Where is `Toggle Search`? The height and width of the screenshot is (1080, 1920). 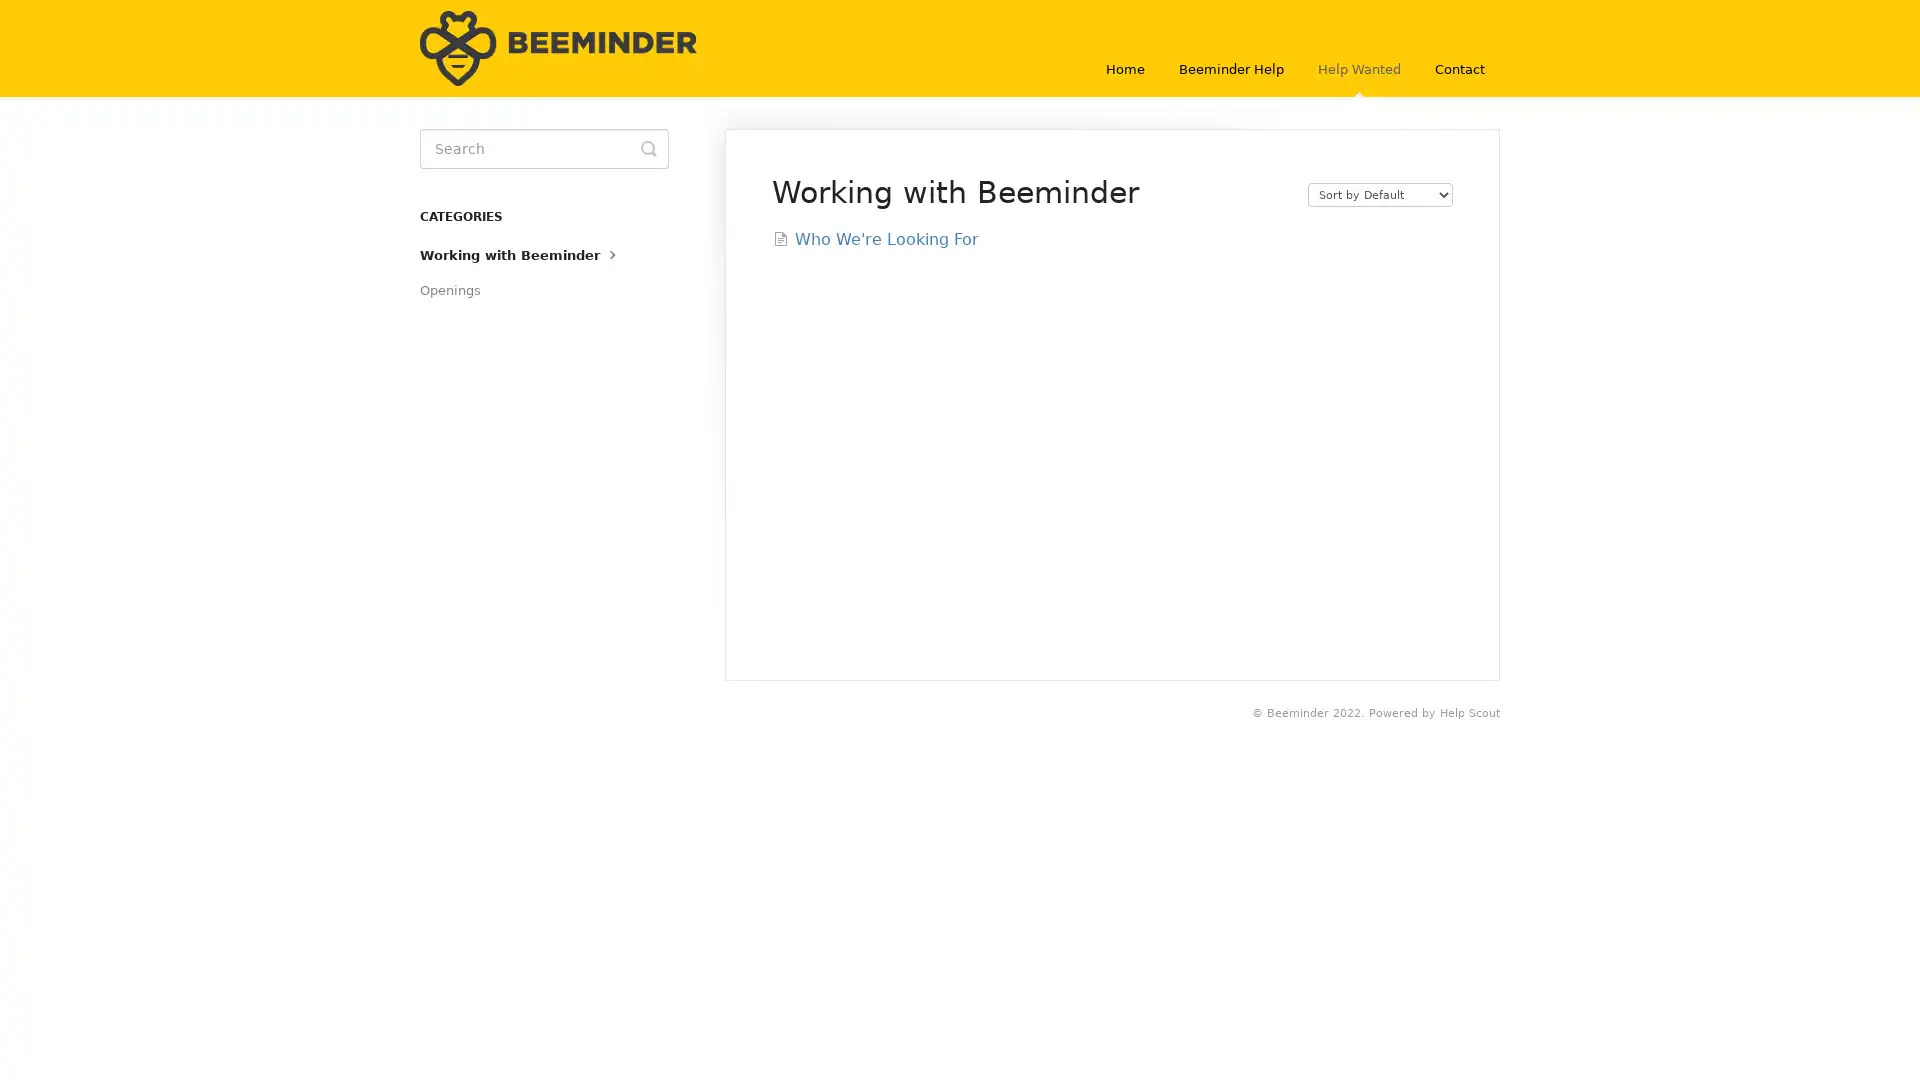 Toggle Search is located at coordinates (648, 148).